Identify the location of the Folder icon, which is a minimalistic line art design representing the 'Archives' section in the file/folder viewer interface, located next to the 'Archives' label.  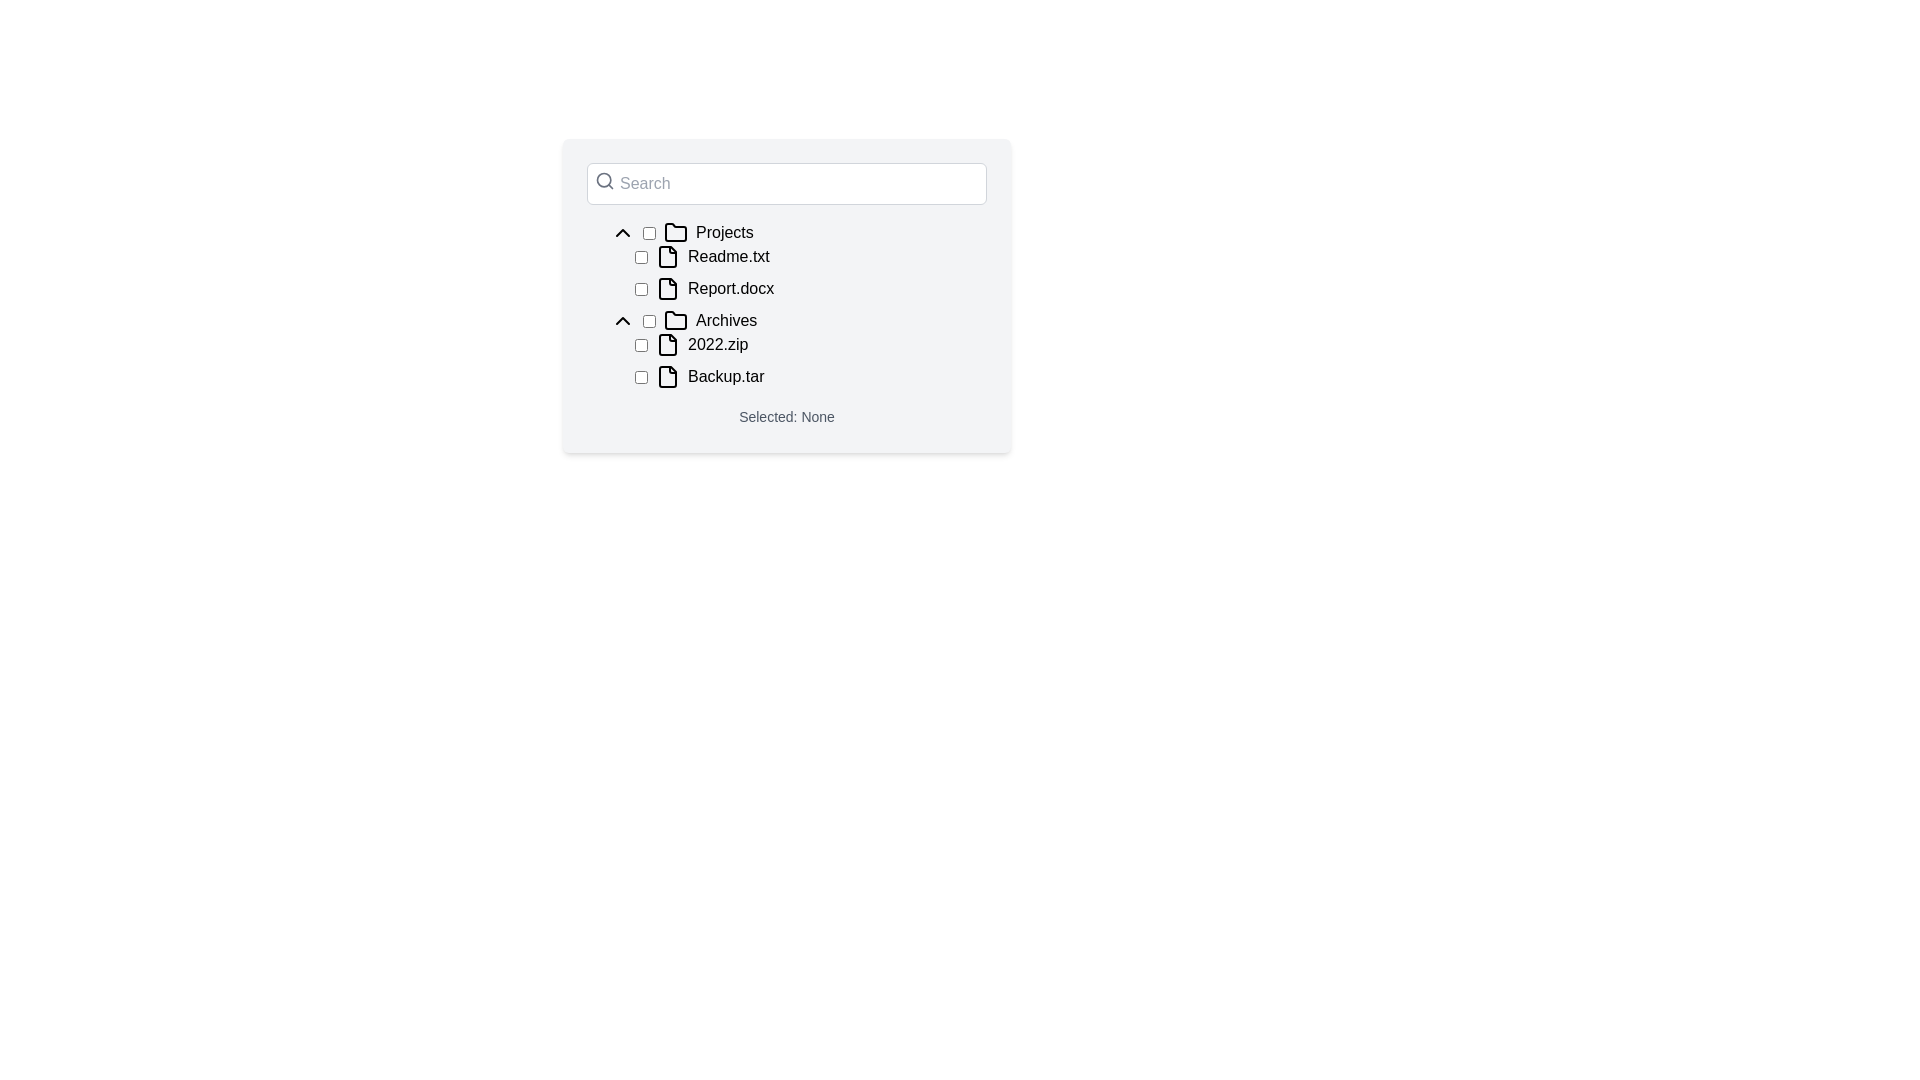
(676, 319).